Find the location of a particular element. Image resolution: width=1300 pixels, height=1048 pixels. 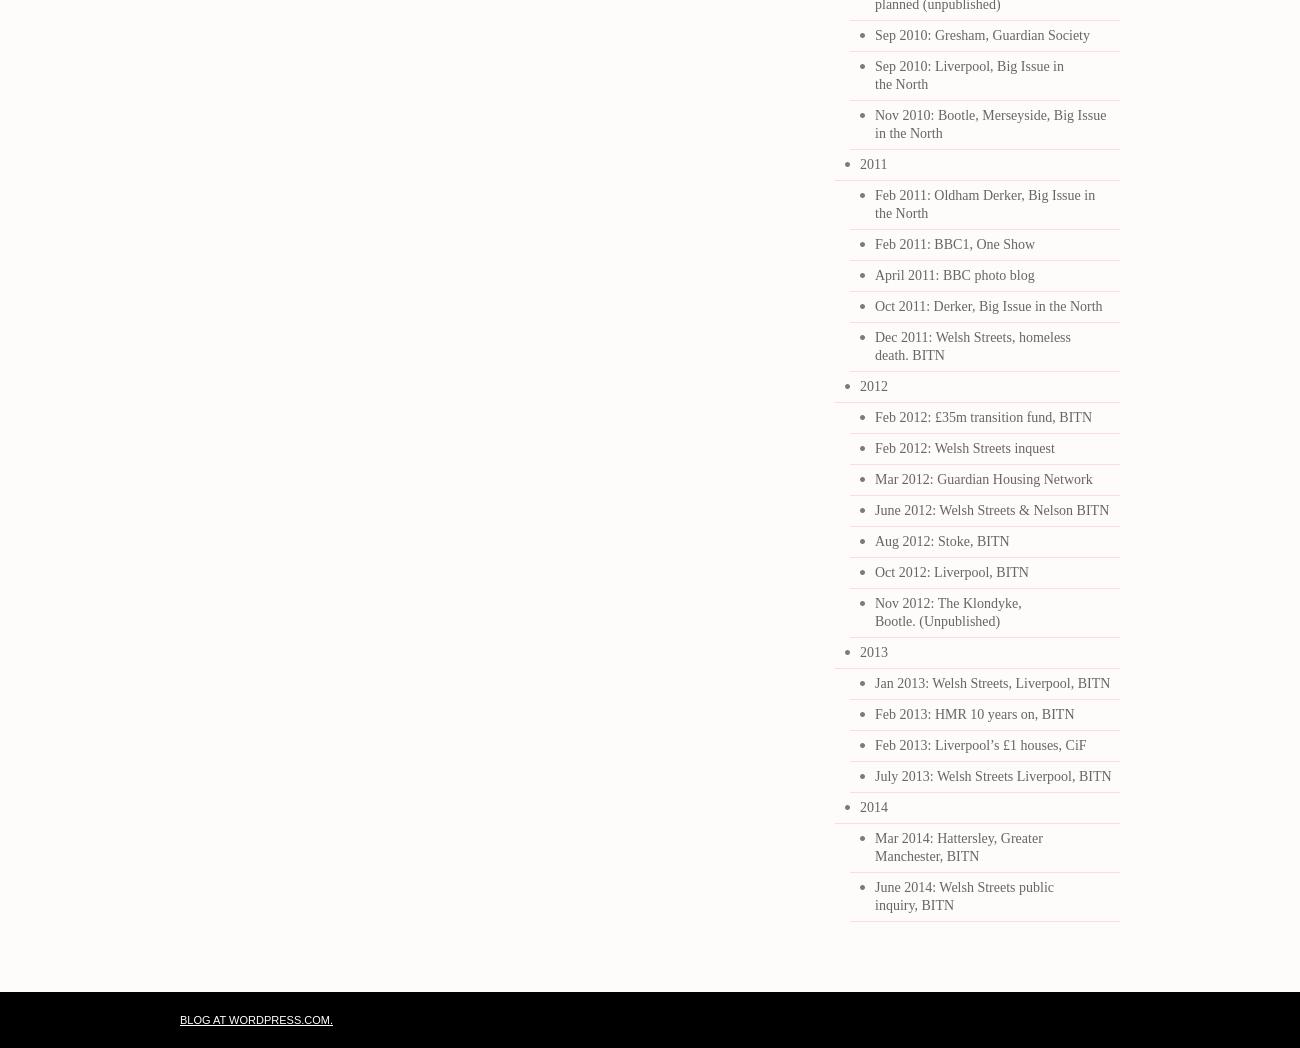

'Sep 2010: Gresham, Guardian Society' is located at coordinates (981, 34).